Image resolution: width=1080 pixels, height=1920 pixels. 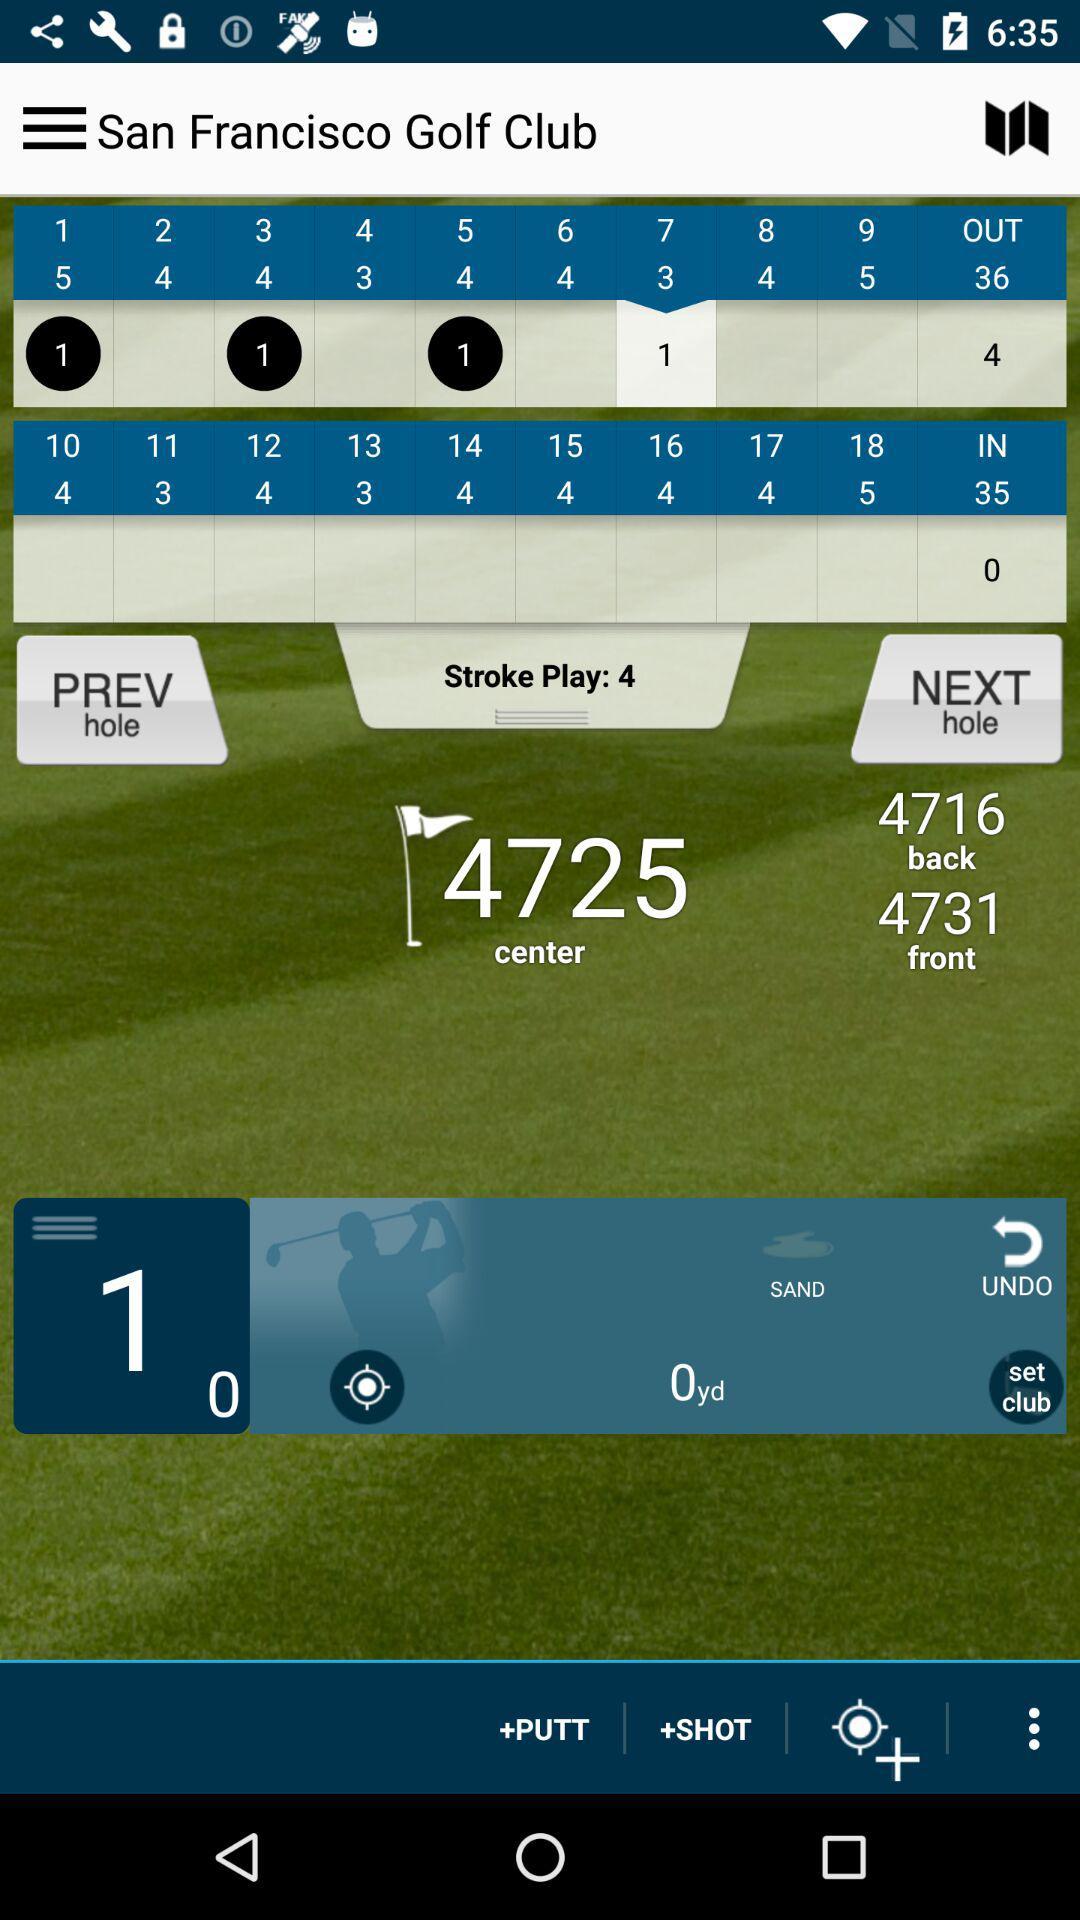 What do you see at coordinates (1014, 1727) in the screenshot?
I see `options` at bounding box center [1014, 1727].